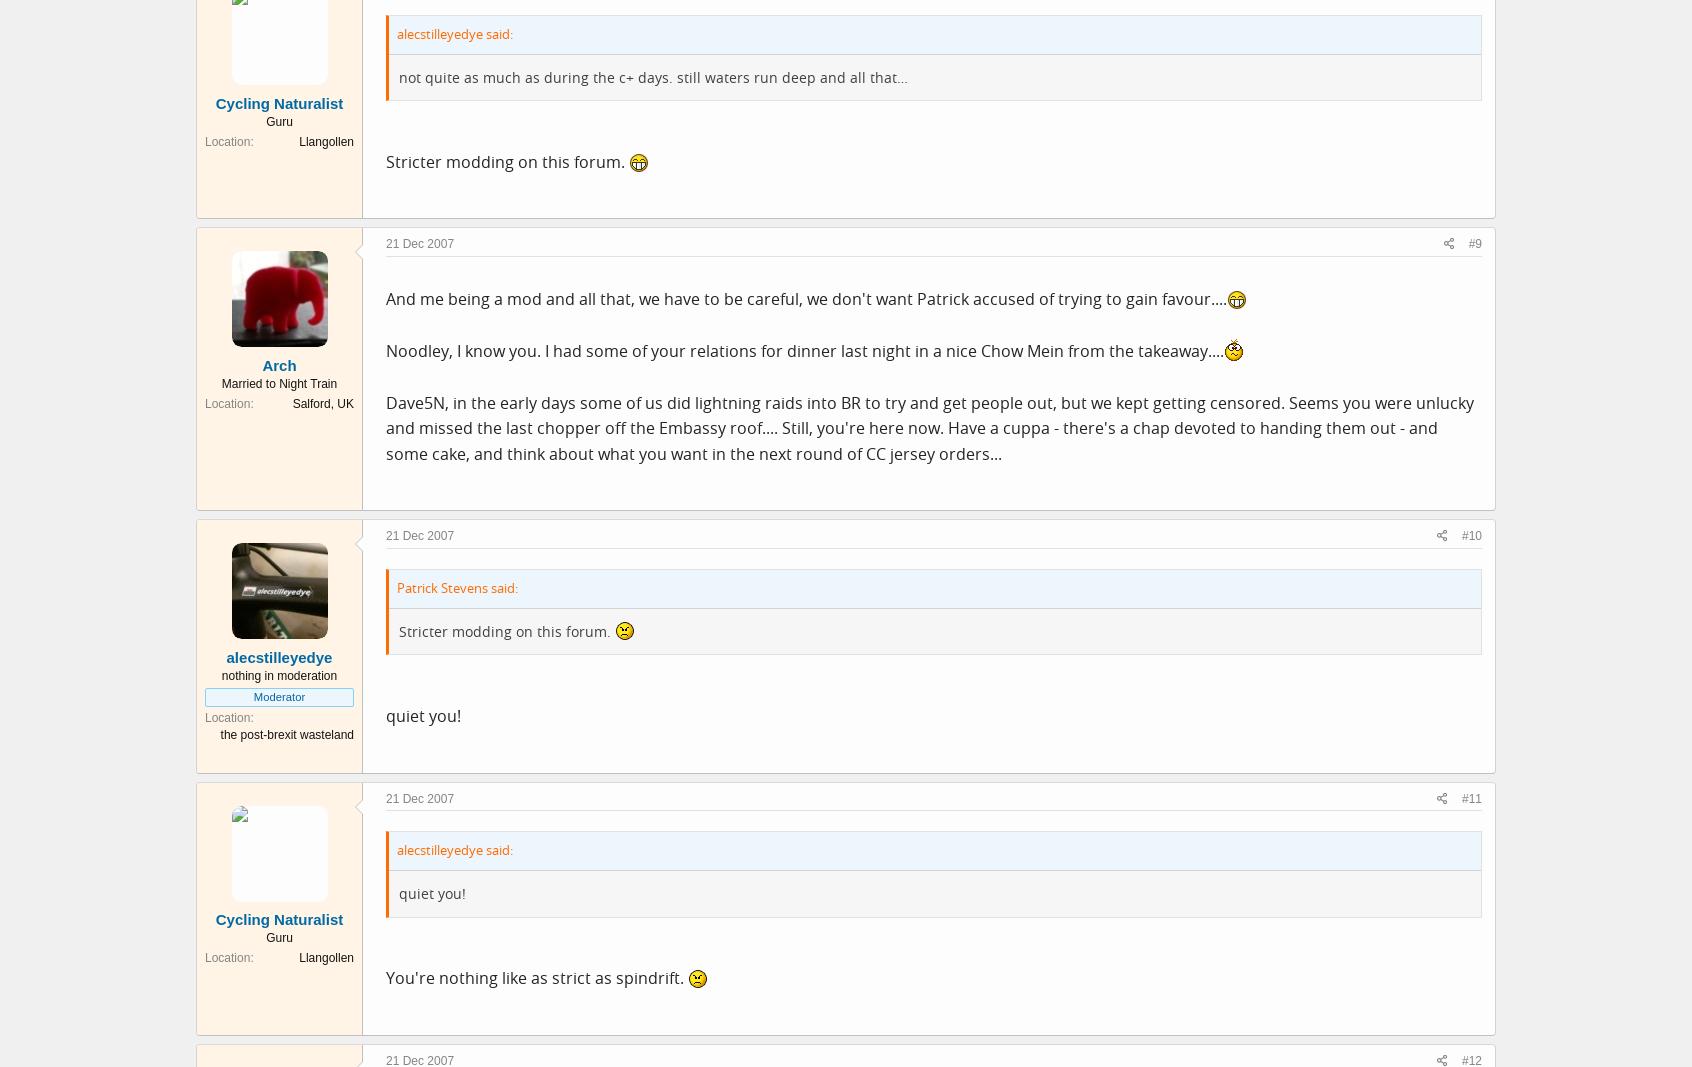 Image resolution: width=1692 pixels, height=1067 pixels. What do you see at coordinates (1460, 535) in the screenshot?
I see `'#10'` at bounding box center [1460, 535].